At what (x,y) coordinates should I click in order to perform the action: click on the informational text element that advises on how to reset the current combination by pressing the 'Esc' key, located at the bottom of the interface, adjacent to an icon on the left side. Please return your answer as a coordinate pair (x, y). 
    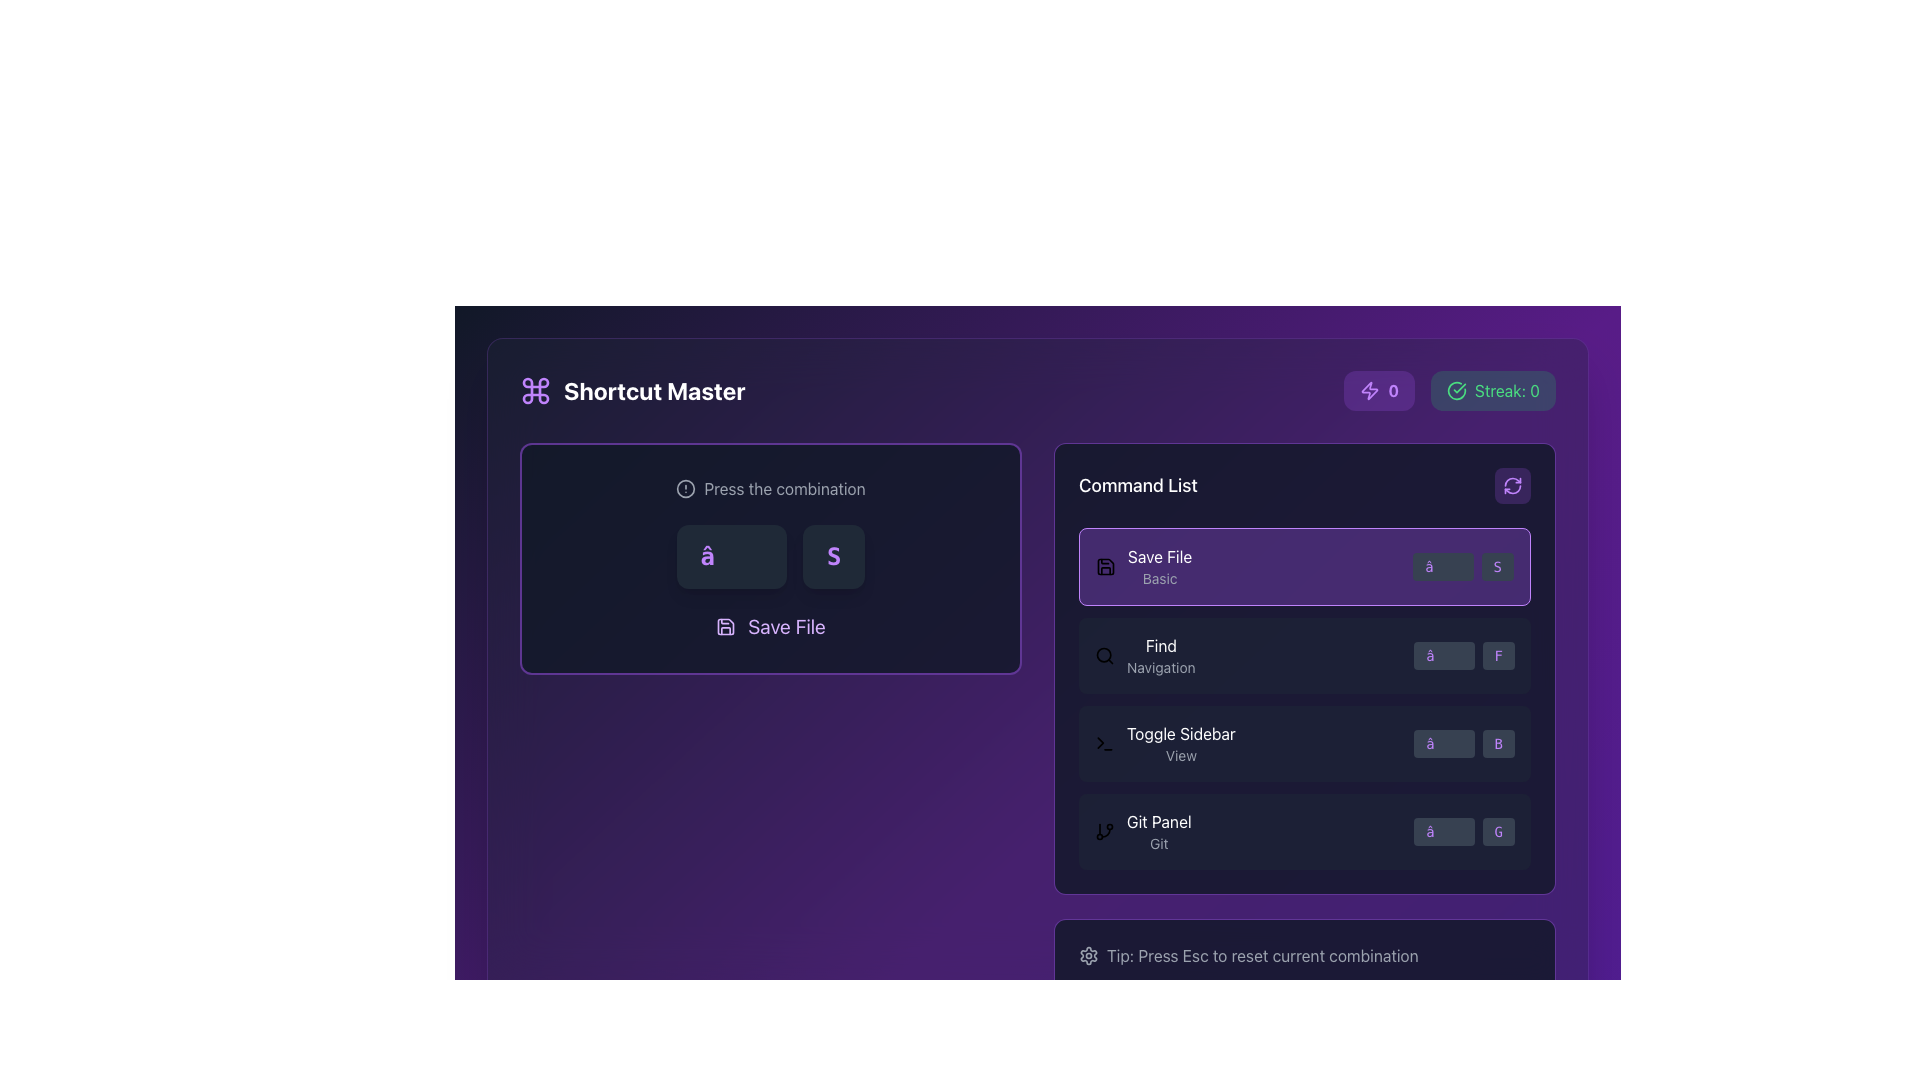
    Looking at the image, I should click on (1261, 955).